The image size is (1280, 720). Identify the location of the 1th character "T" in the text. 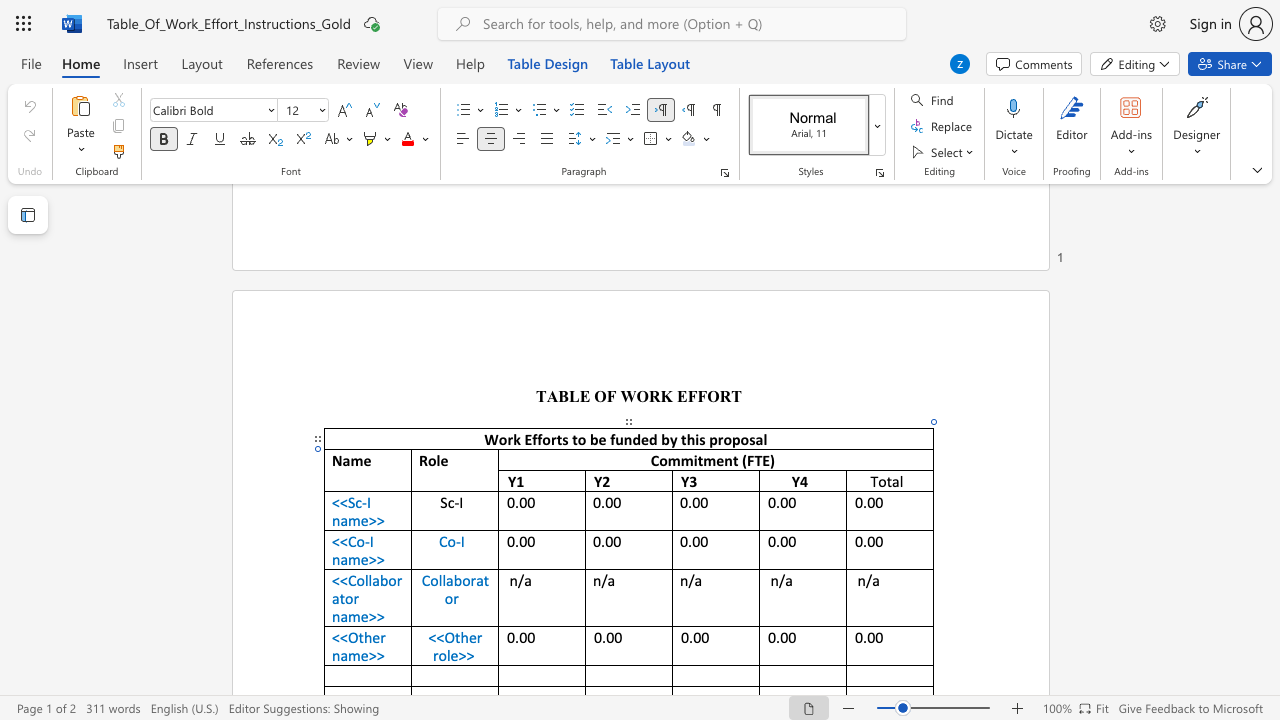
(757, 460).